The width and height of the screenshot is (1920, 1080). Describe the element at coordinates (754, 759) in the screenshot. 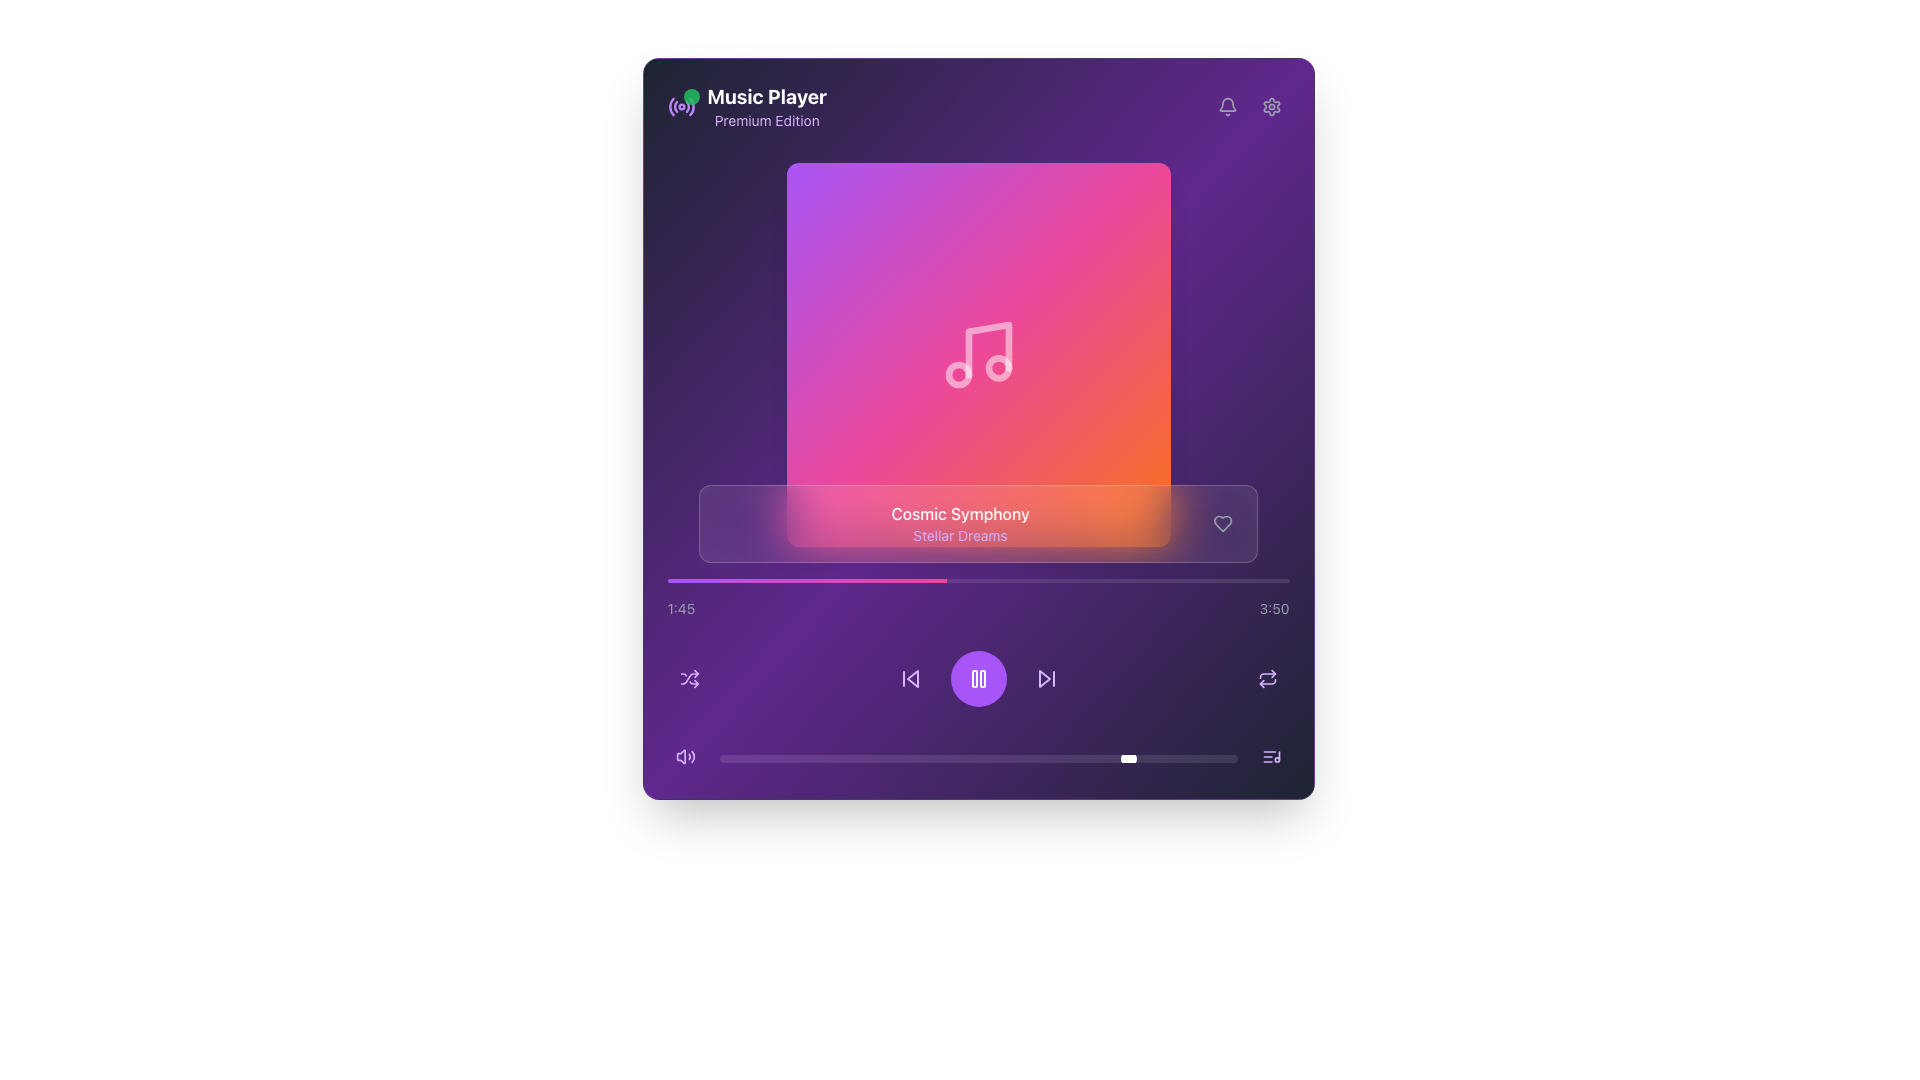

I see `the slider` at that location.